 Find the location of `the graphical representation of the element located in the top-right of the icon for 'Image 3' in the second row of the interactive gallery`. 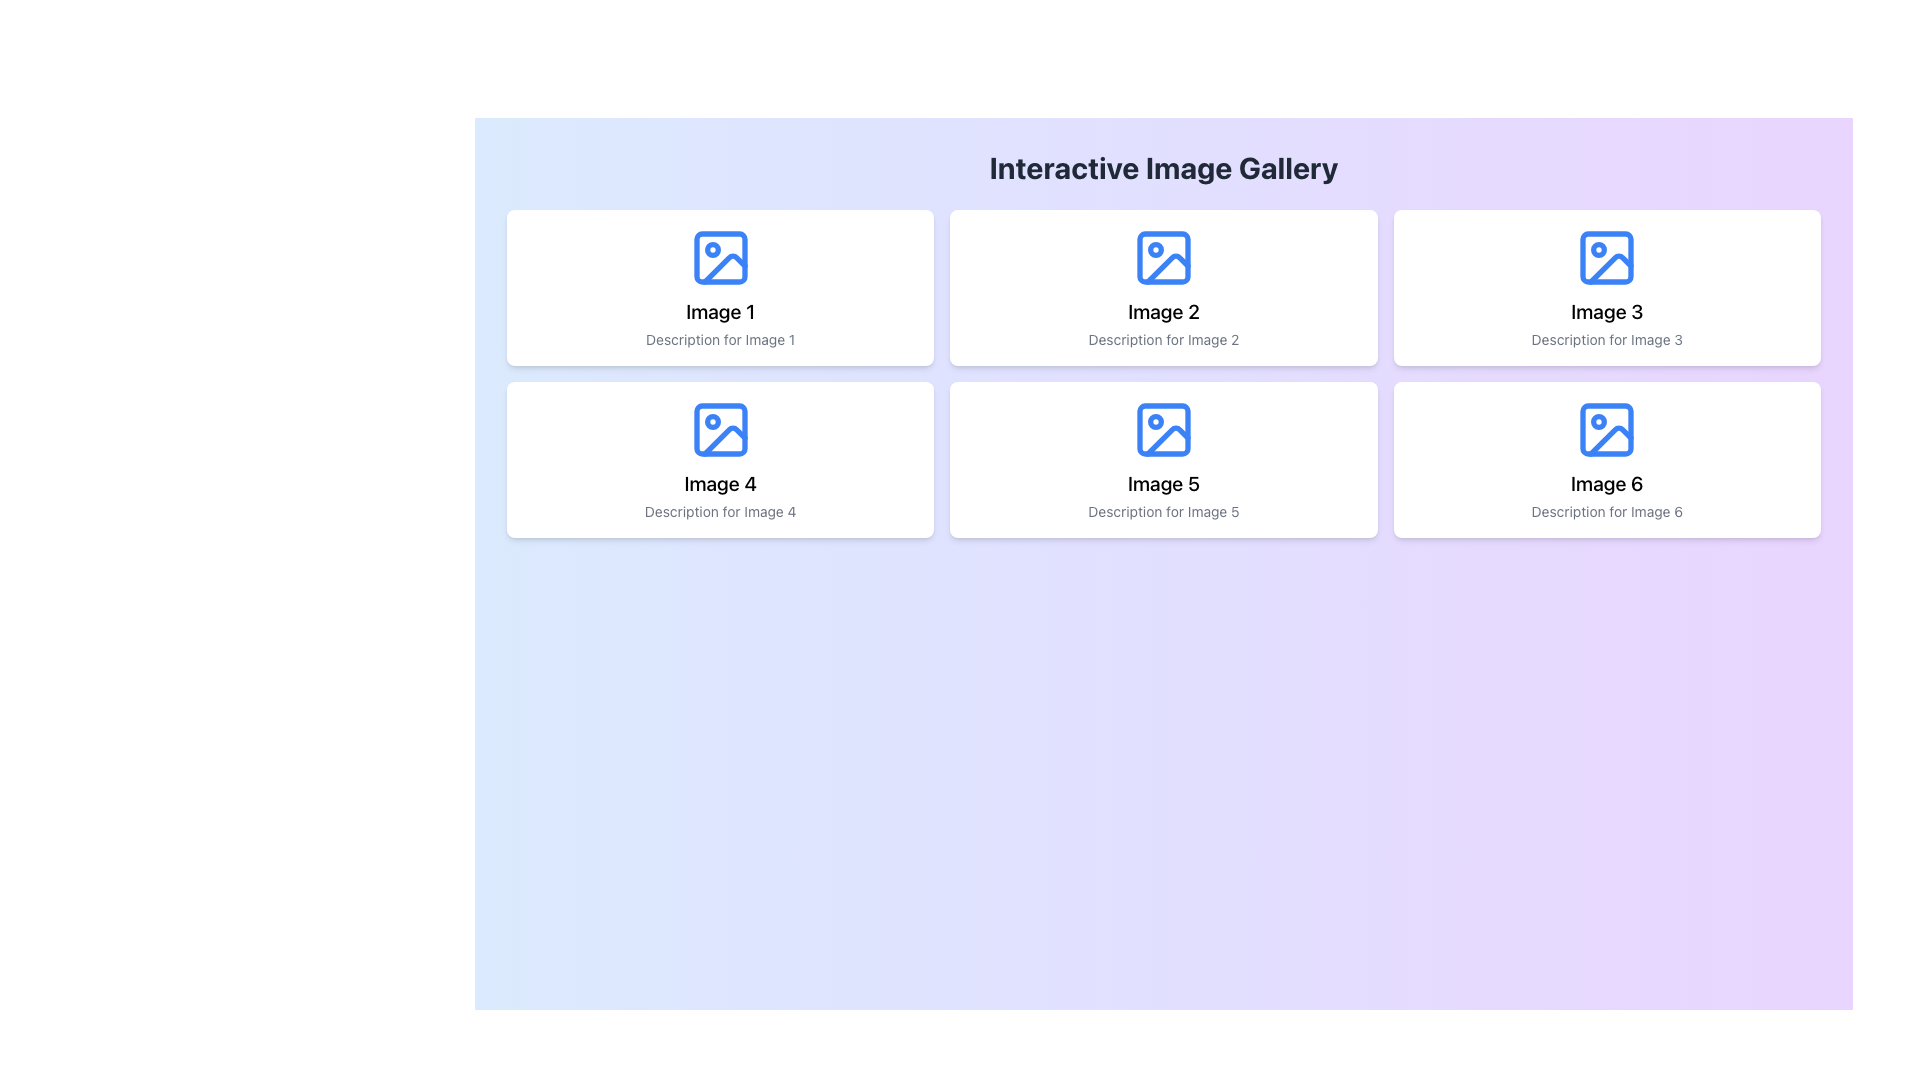

the graphical representation of the element located in the top-right of the icon for 'Image 3' in the second row of the interactive gallery is located at coordinates (1607, 257).